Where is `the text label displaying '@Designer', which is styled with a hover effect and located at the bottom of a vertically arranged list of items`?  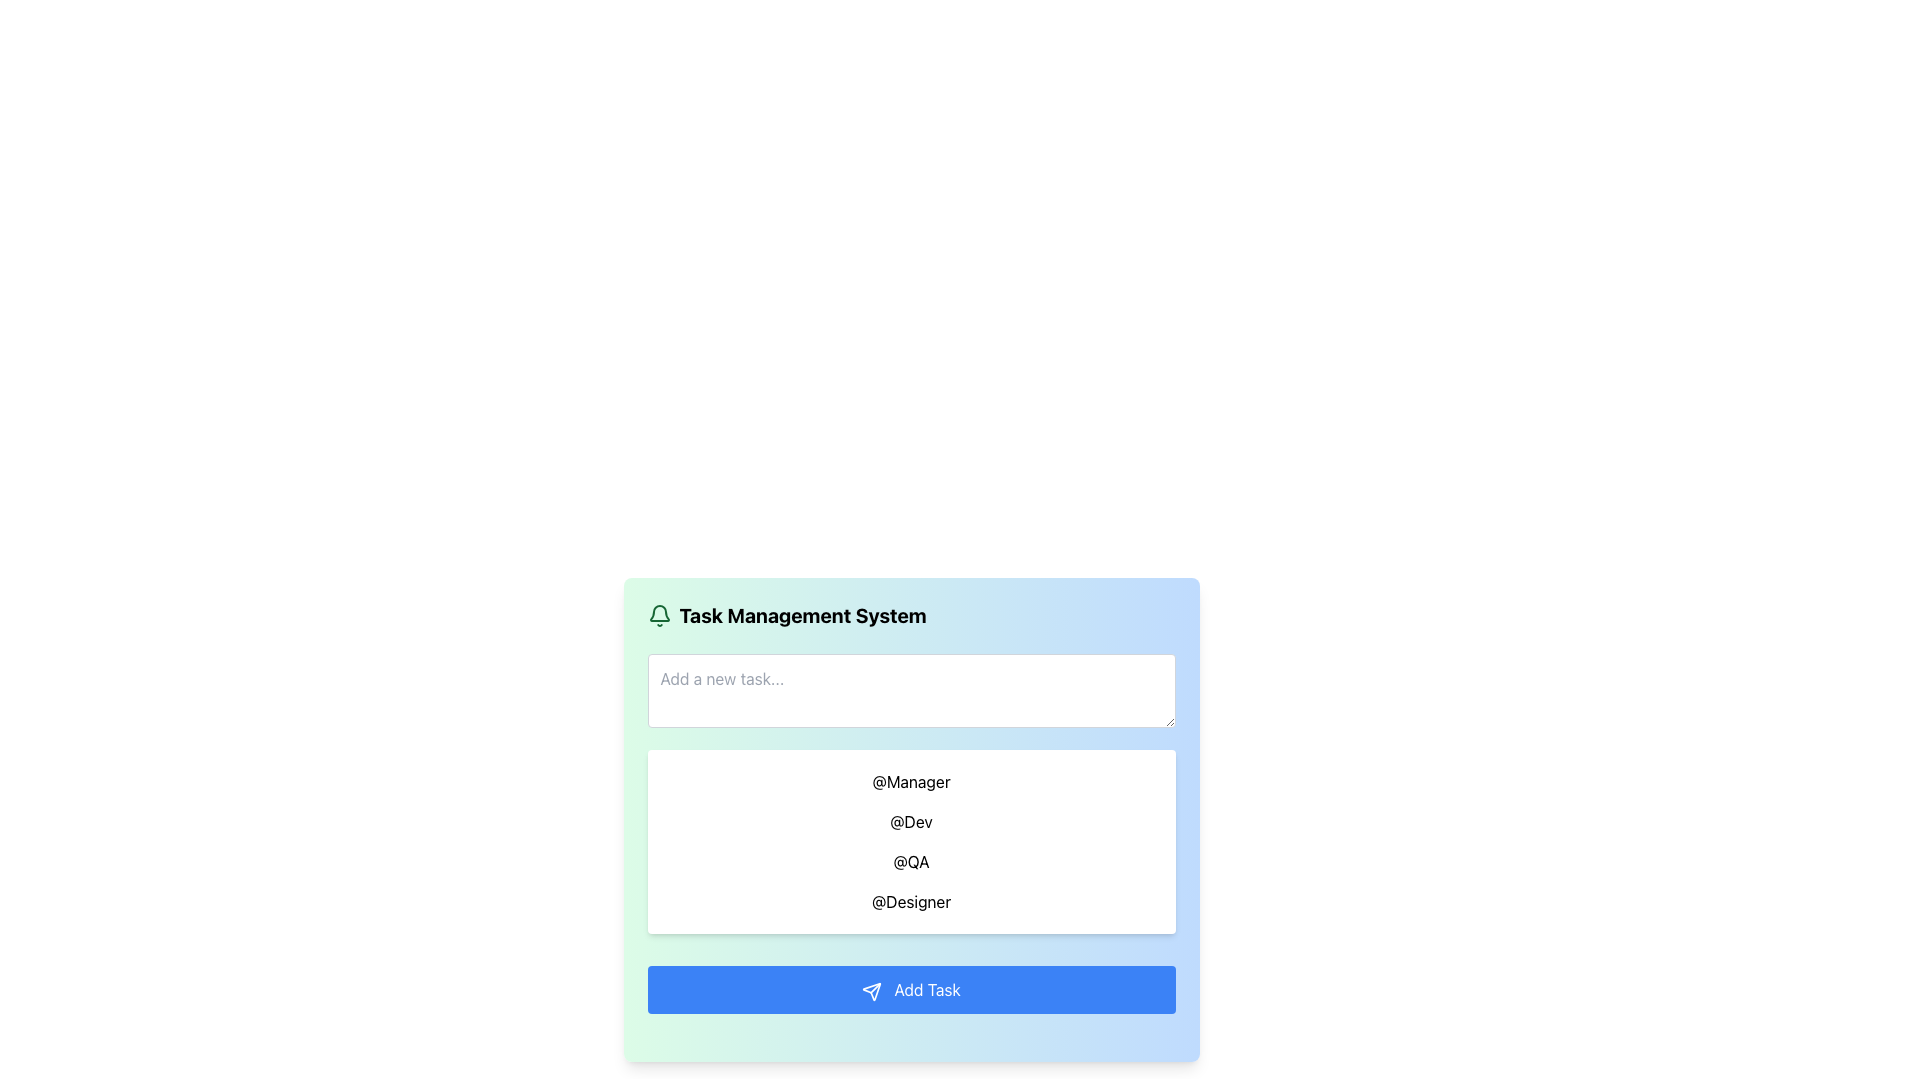
the text label displaying '@Designer', which is styled with a hover effect and located at the bottom of a vertically arranged list of items is located at coordinates (910, 902).